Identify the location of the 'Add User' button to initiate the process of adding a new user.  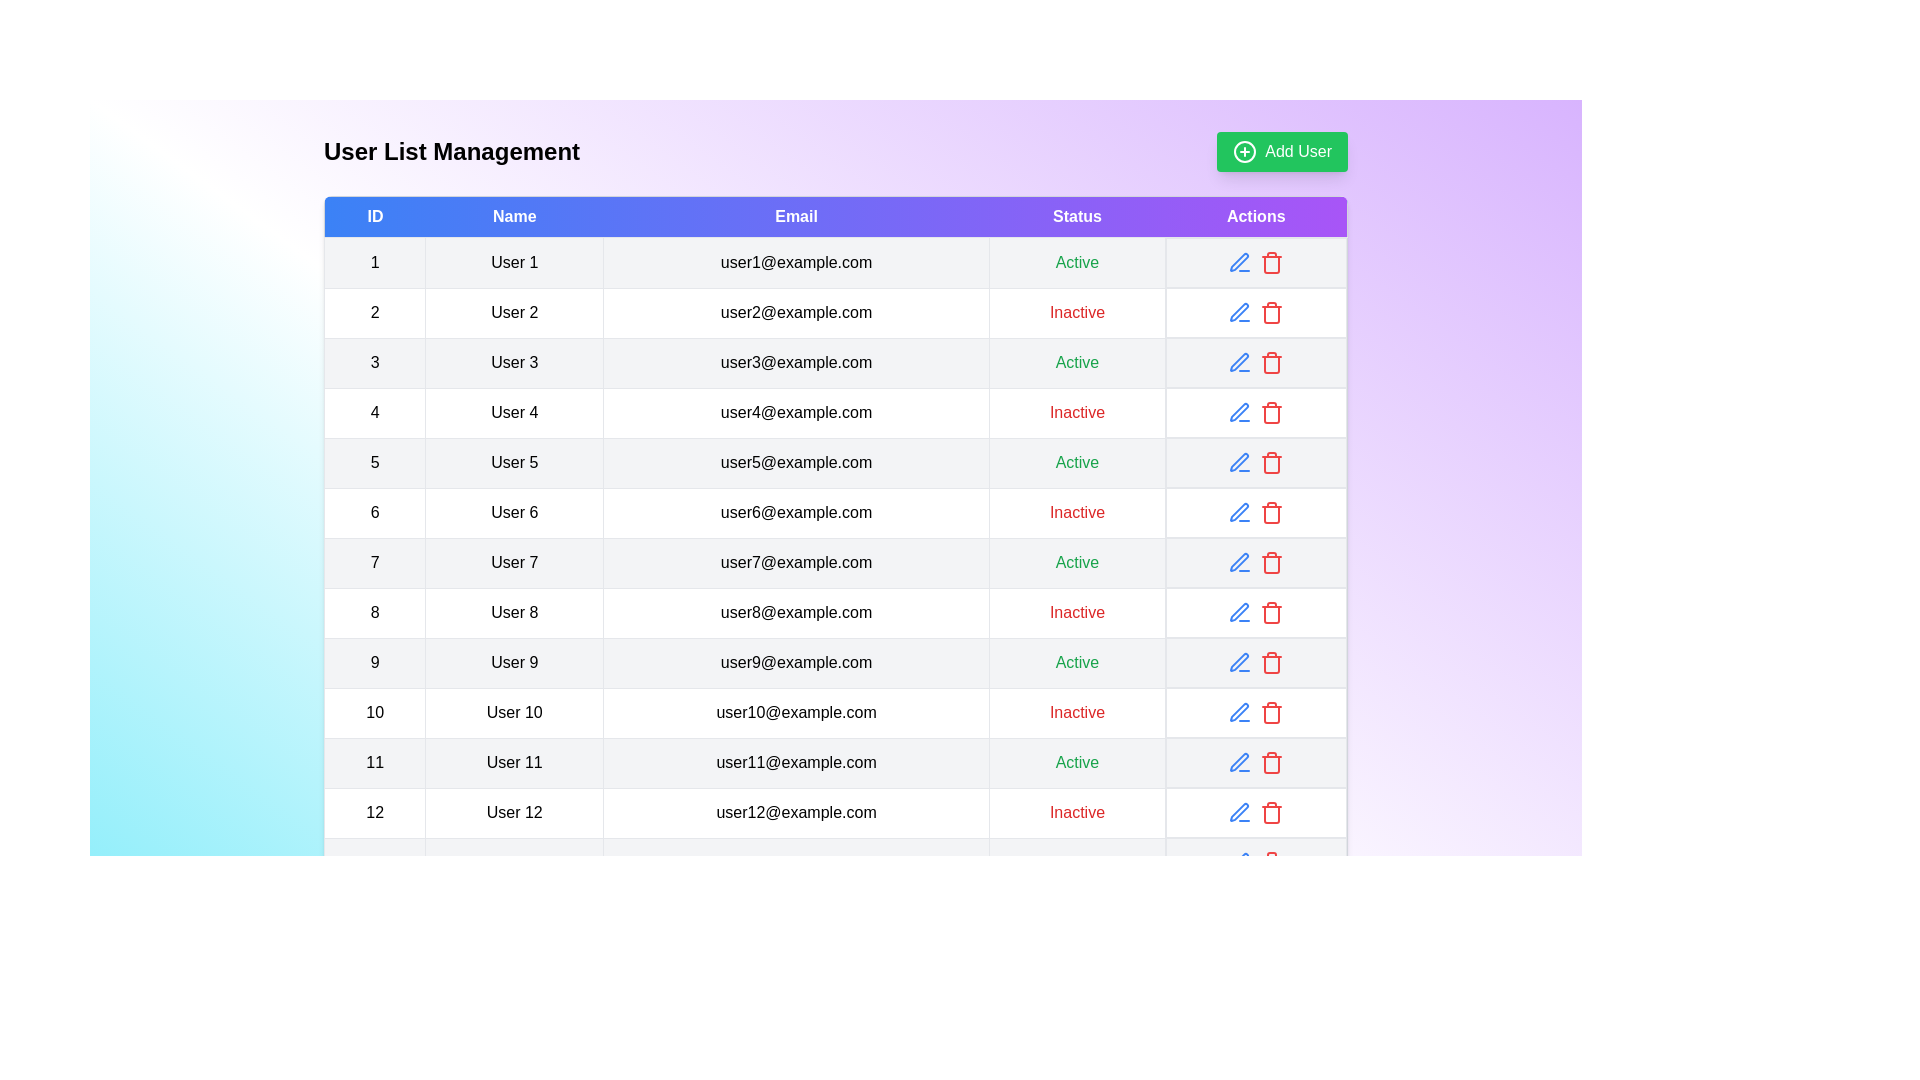
(1282, 150).